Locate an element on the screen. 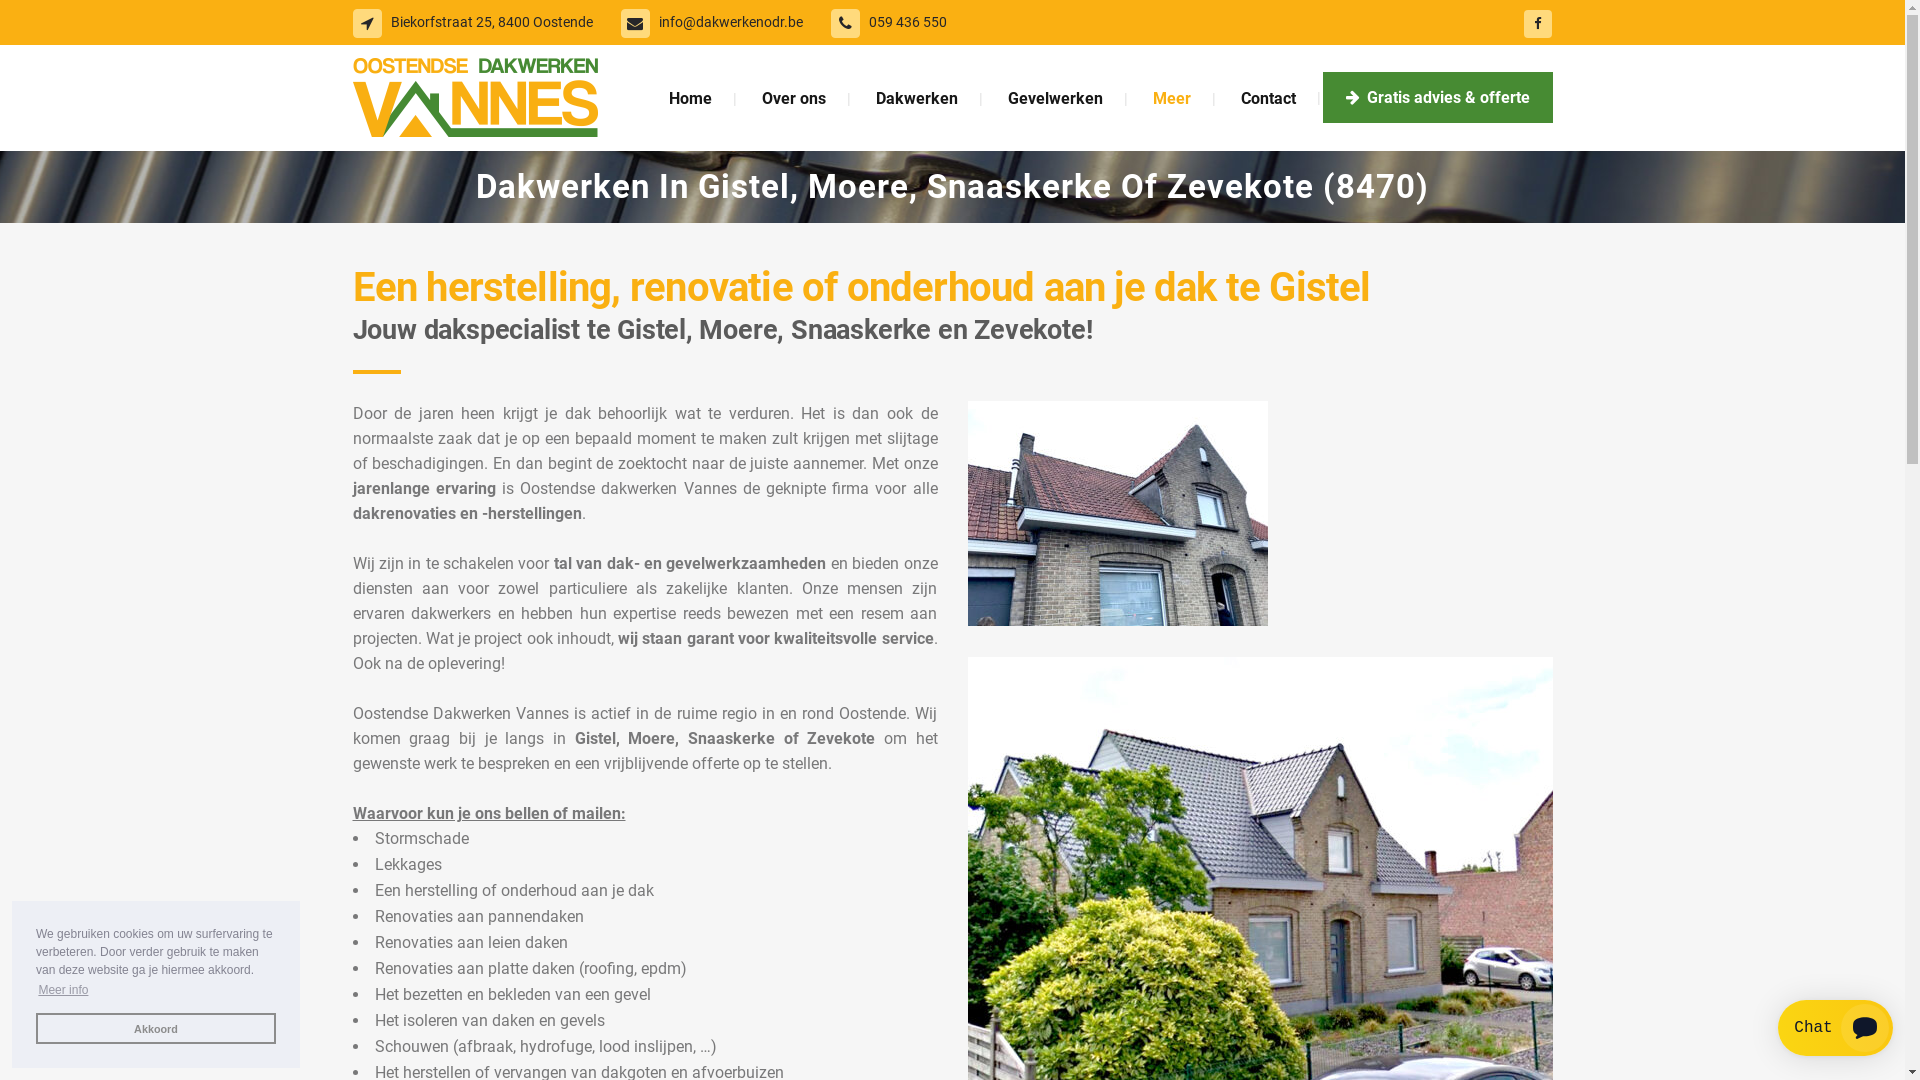 The height and width of the screenshot is (1080, 1920). 'Smartsupp widget button' is located at coordinates (1835, 1028).